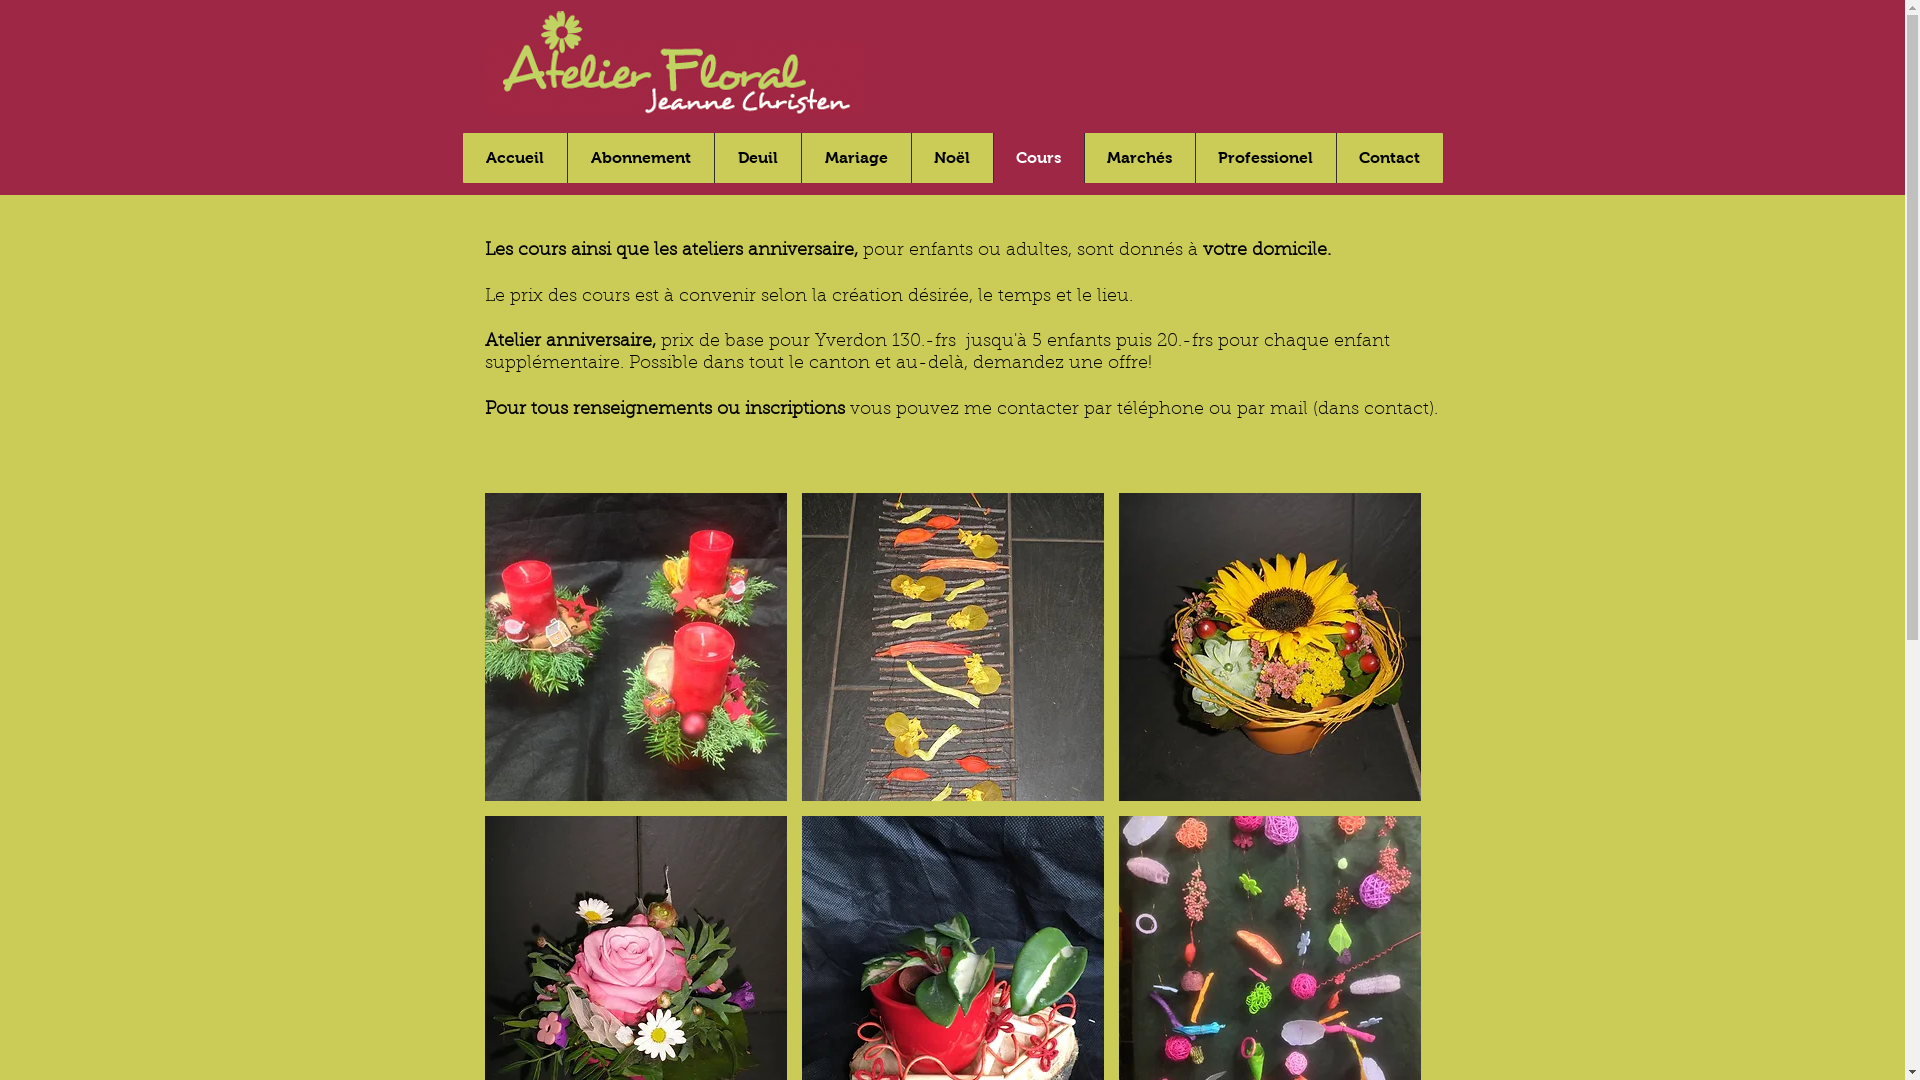  I want to click on 'Accueil', so click(513, 157).